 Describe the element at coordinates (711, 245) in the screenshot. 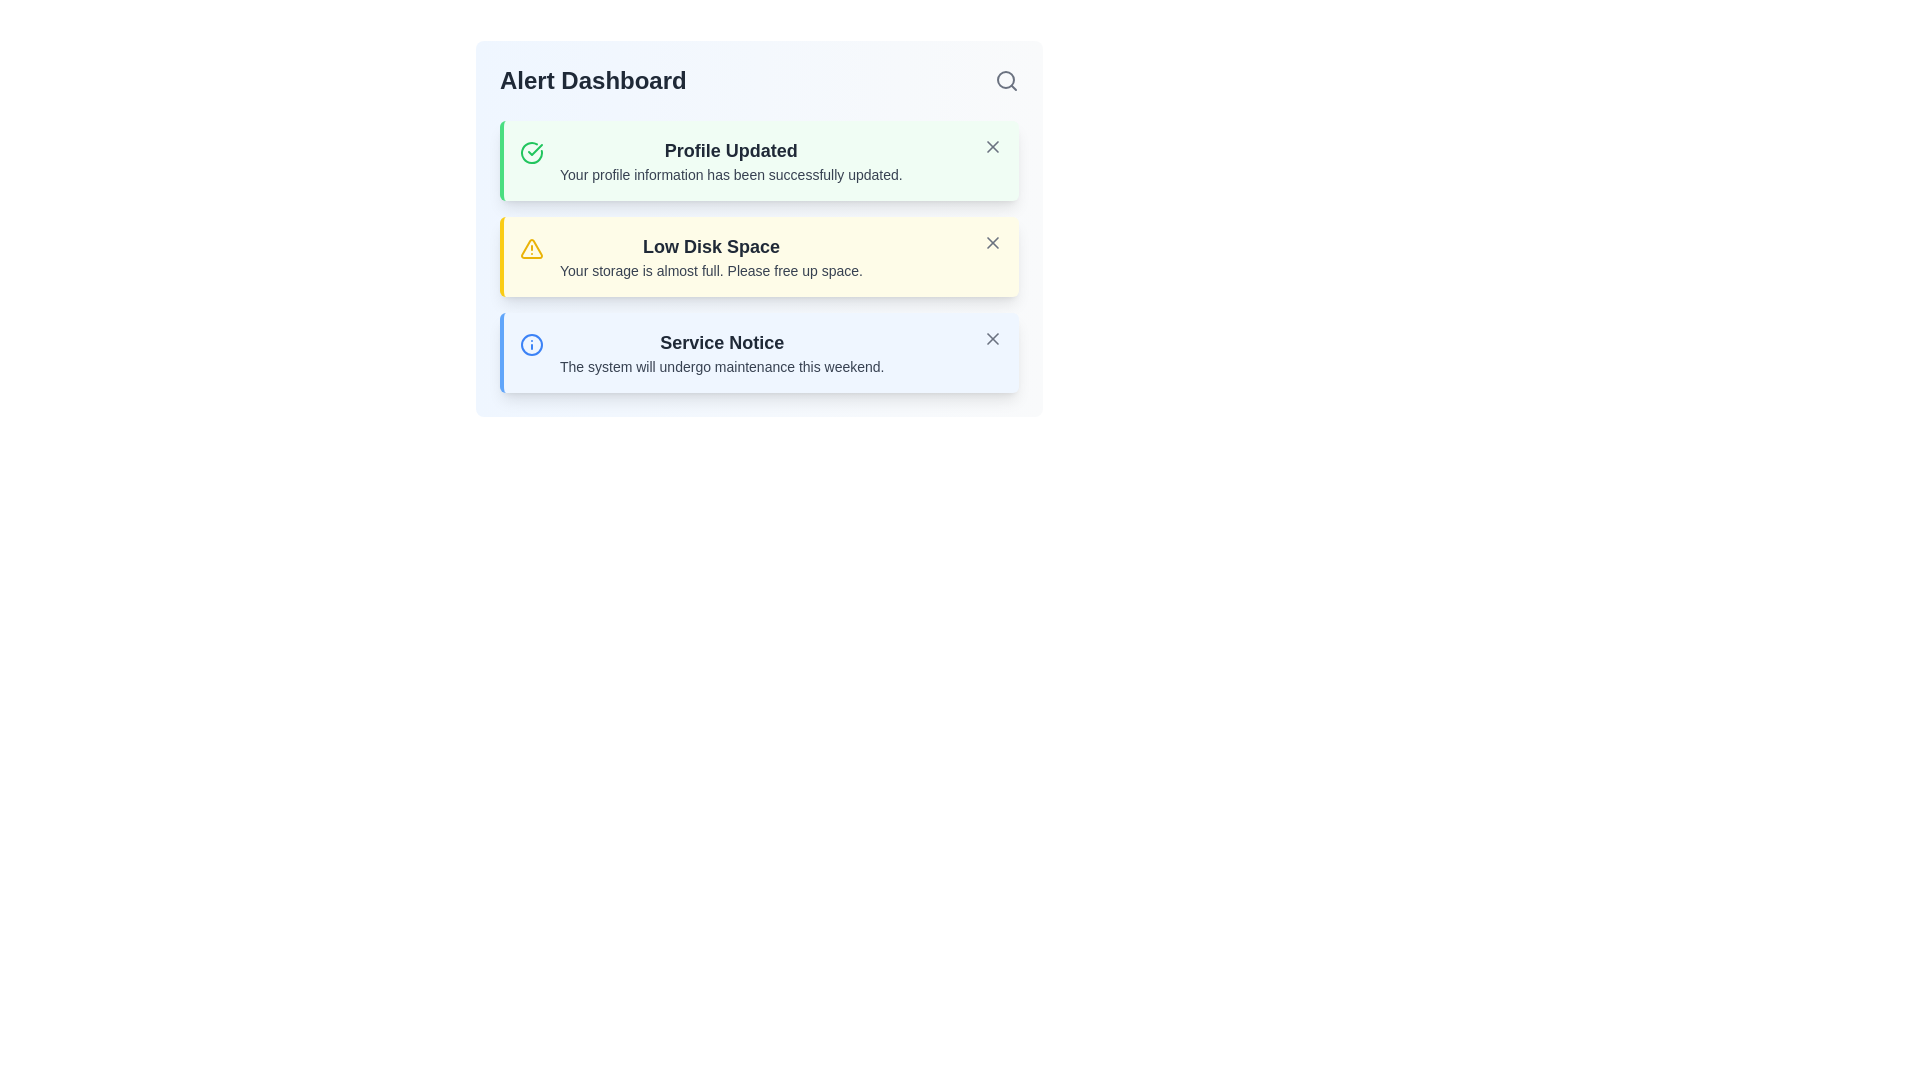

I see `the 'Low Disk Space' text label, which is a bold heading in a yellow alert box, positioned above a smaller descriptive text` at that location.